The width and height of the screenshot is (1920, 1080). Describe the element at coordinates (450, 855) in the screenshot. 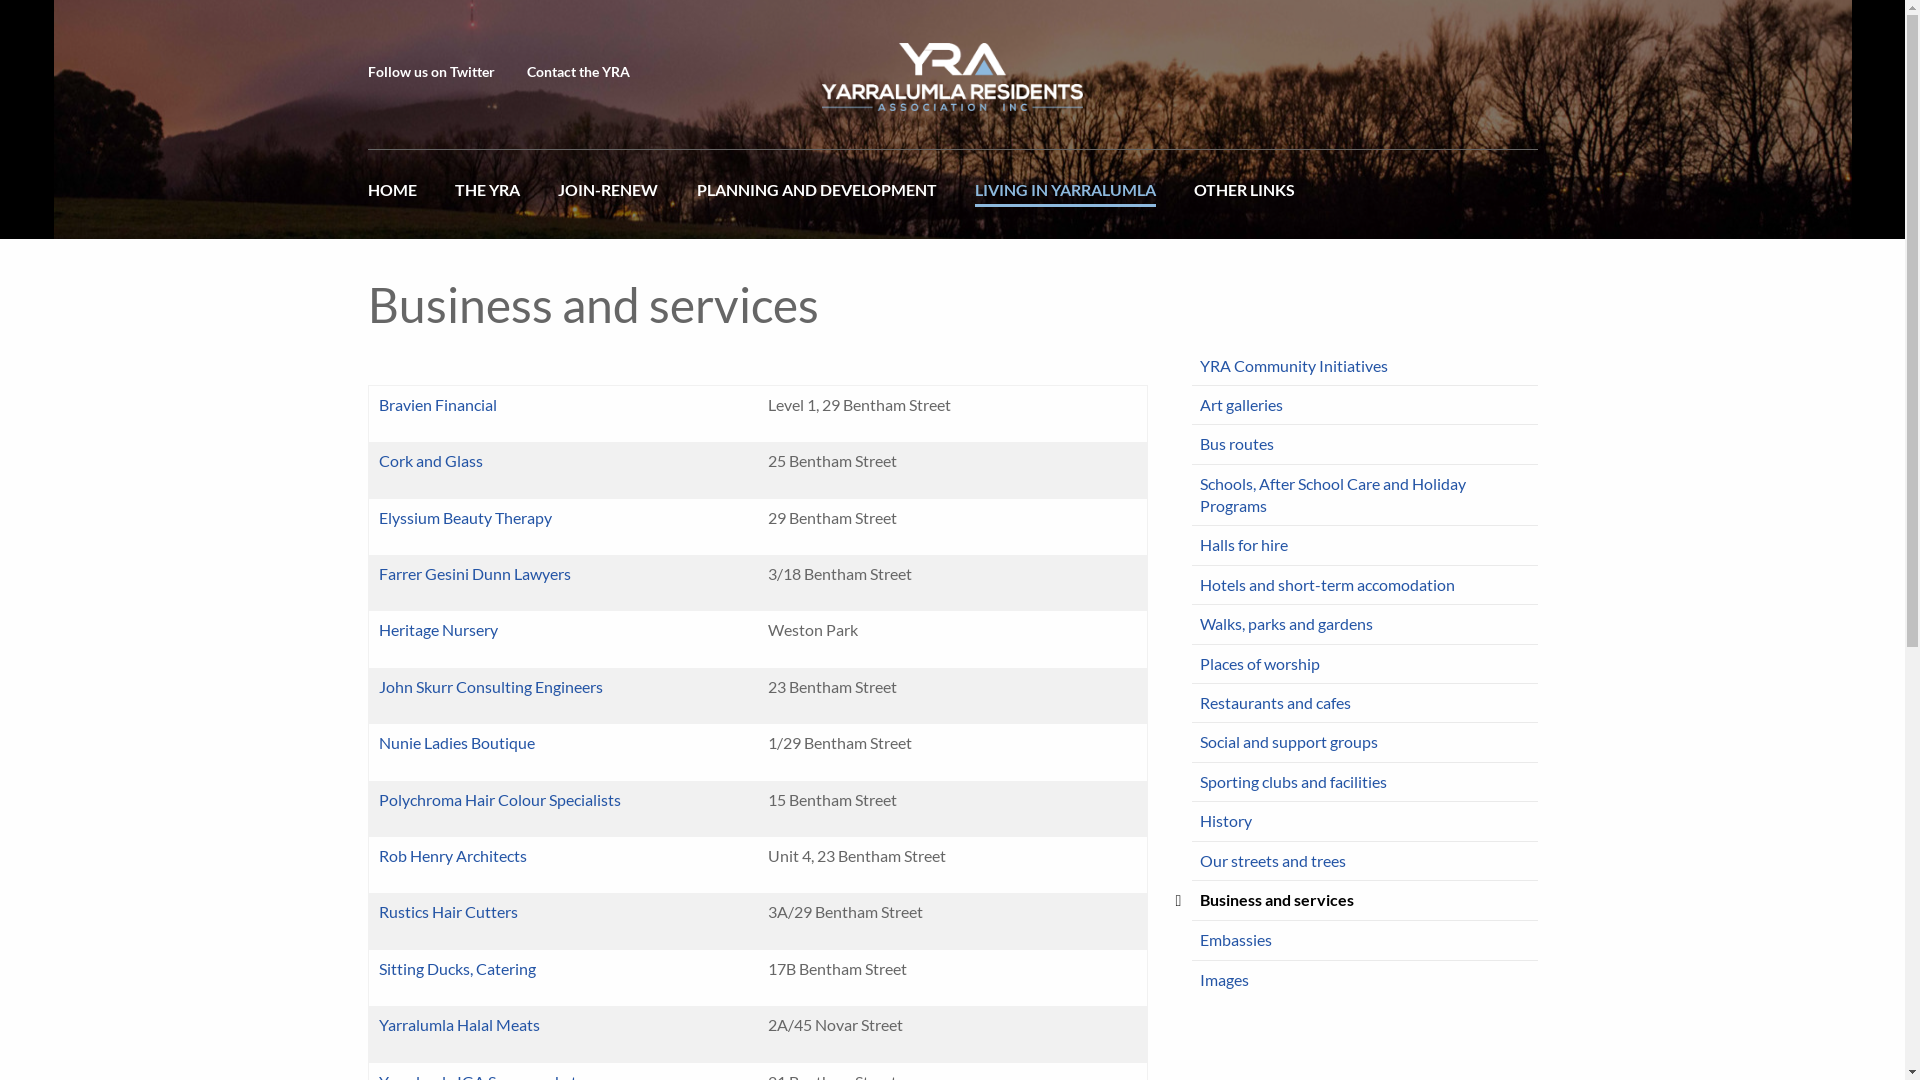

I see `'Rob Henry Architects'` at that location.